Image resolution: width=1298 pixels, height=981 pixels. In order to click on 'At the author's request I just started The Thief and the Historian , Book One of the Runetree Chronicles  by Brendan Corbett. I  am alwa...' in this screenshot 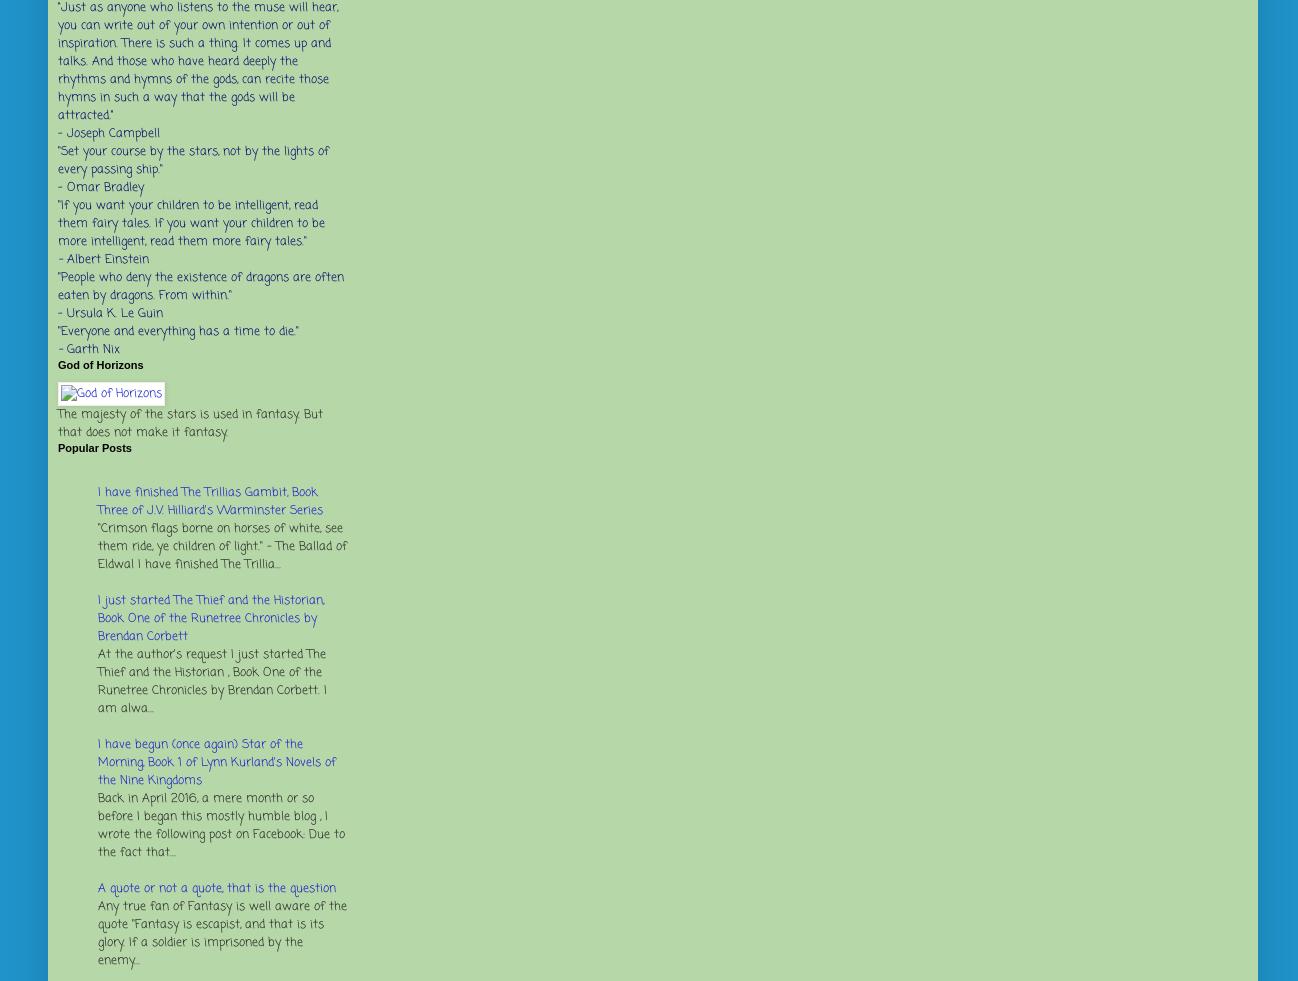, I will do `click(212, 681)`.